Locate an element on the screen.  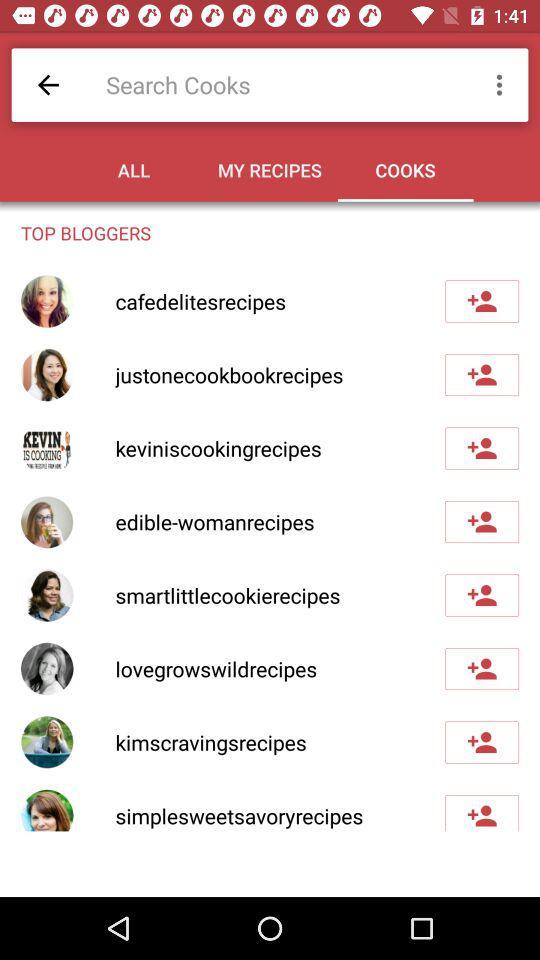
cafedelitesrecipes is located at coordinates (481, 301).